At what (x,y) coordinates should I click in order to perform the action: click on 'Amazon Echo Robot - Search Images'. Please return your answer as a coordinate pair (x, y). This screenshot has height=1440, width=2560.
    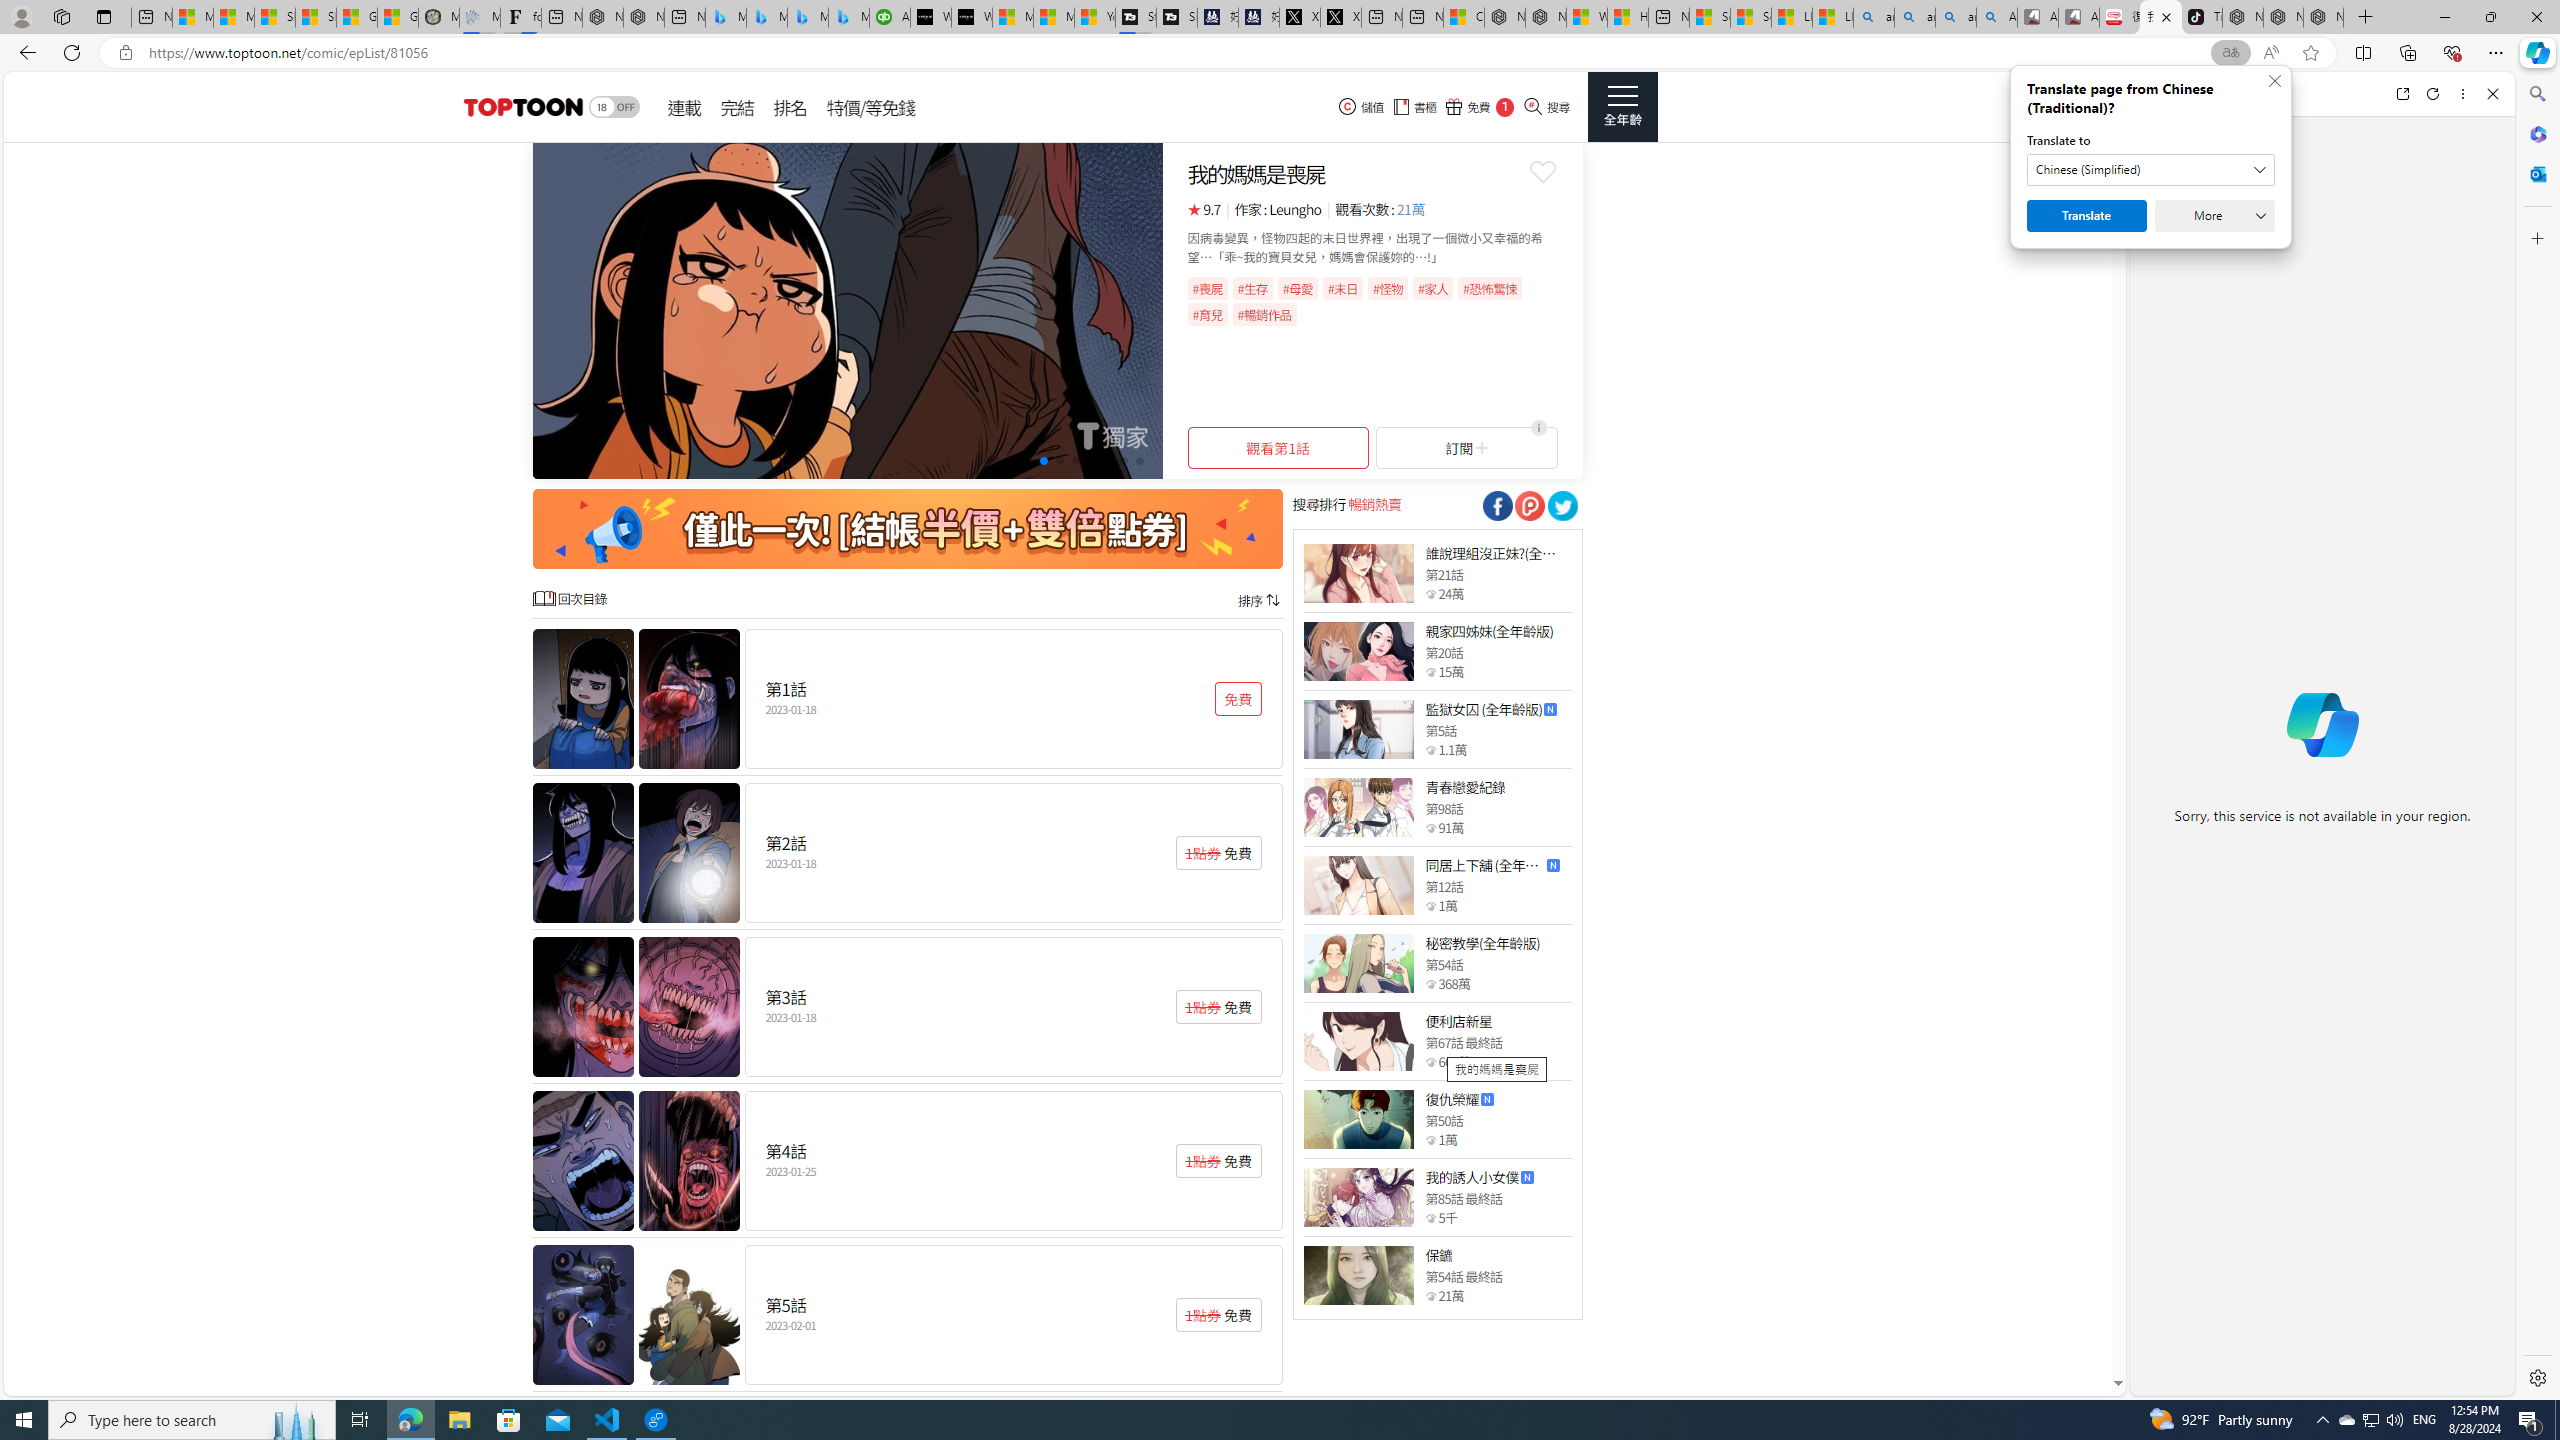
    Looking at the image, I should click on (1996, 16).